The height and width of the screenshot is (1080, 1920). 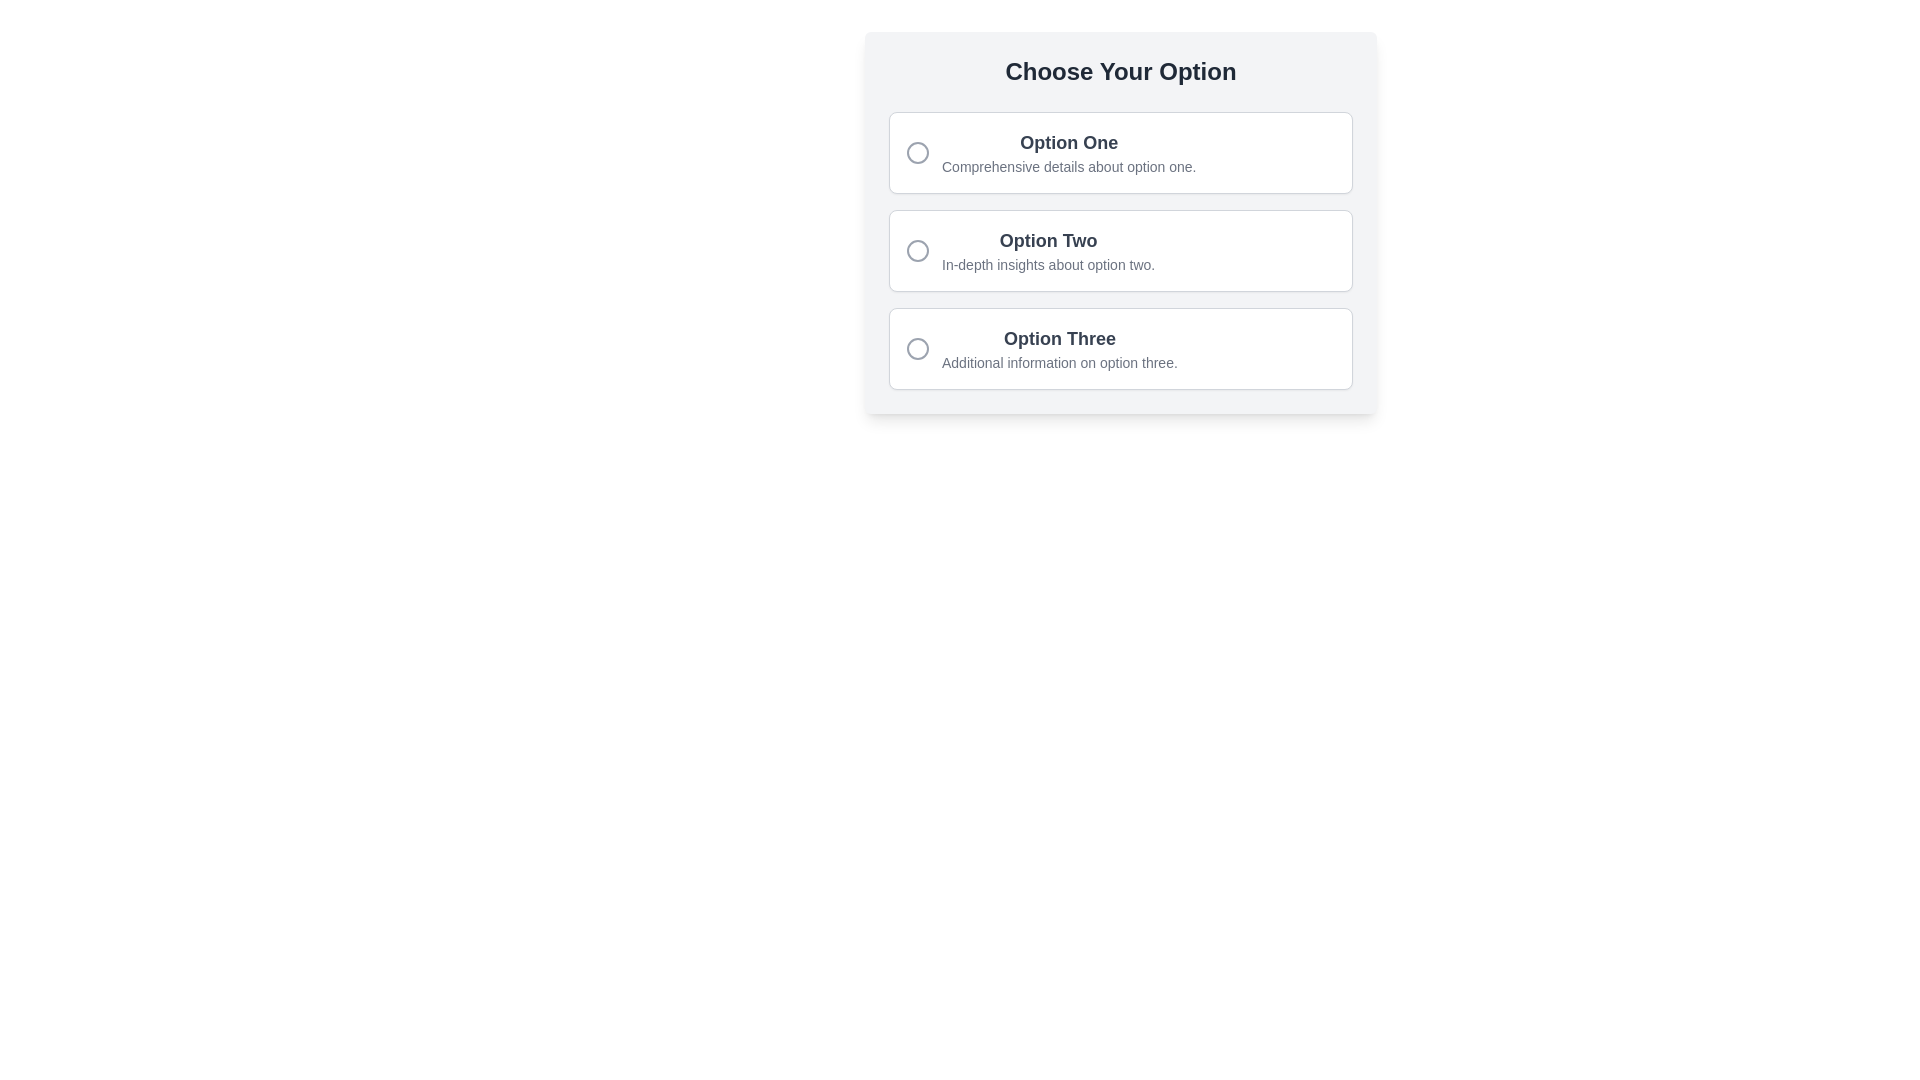 I want to click on the text label that displays 'Option Three' in bold font, which is located in the third option card above the descriptive text 'Additional information on option three.', so click(x=1058, y=338).